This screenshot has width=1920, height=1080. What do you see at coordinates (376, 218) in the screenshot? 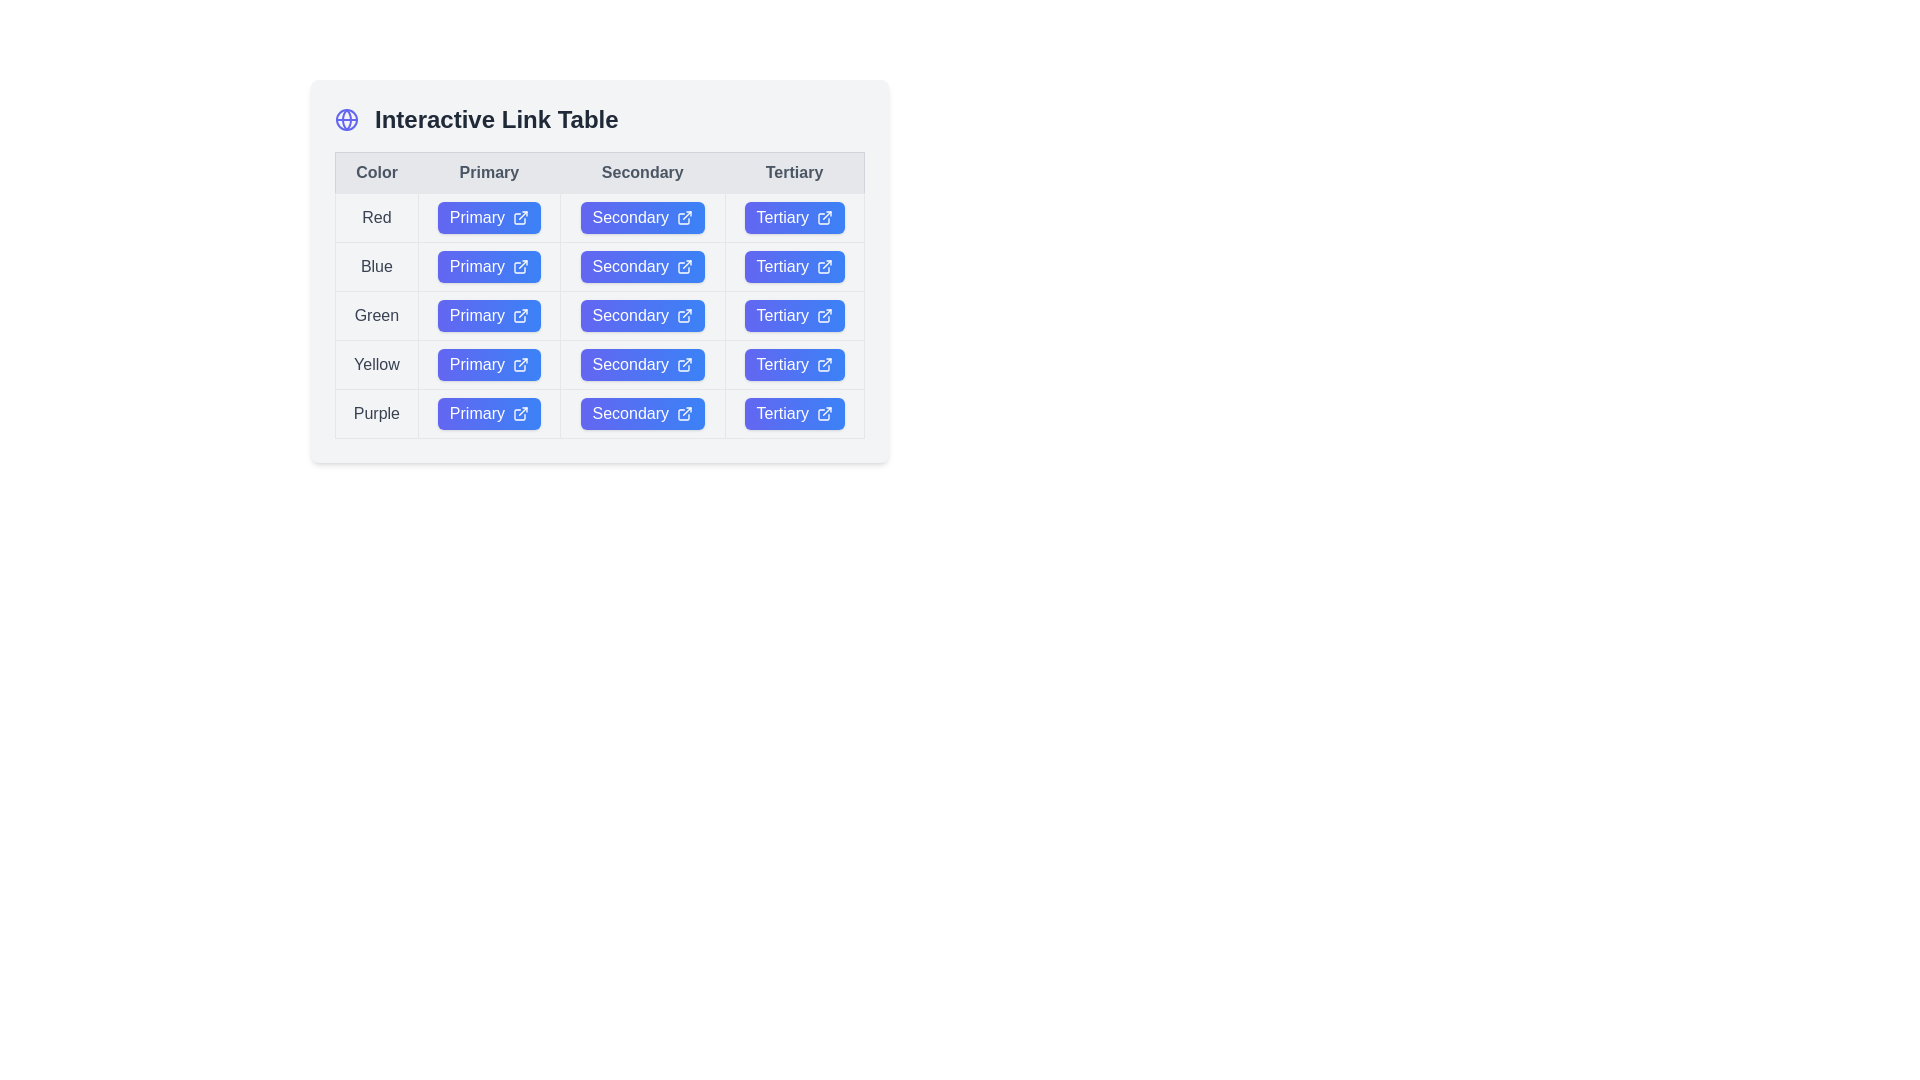
I see `the text label displaying 'Red' in the first entry of the 'Color' column in the table` at bounding box center [376, 218].